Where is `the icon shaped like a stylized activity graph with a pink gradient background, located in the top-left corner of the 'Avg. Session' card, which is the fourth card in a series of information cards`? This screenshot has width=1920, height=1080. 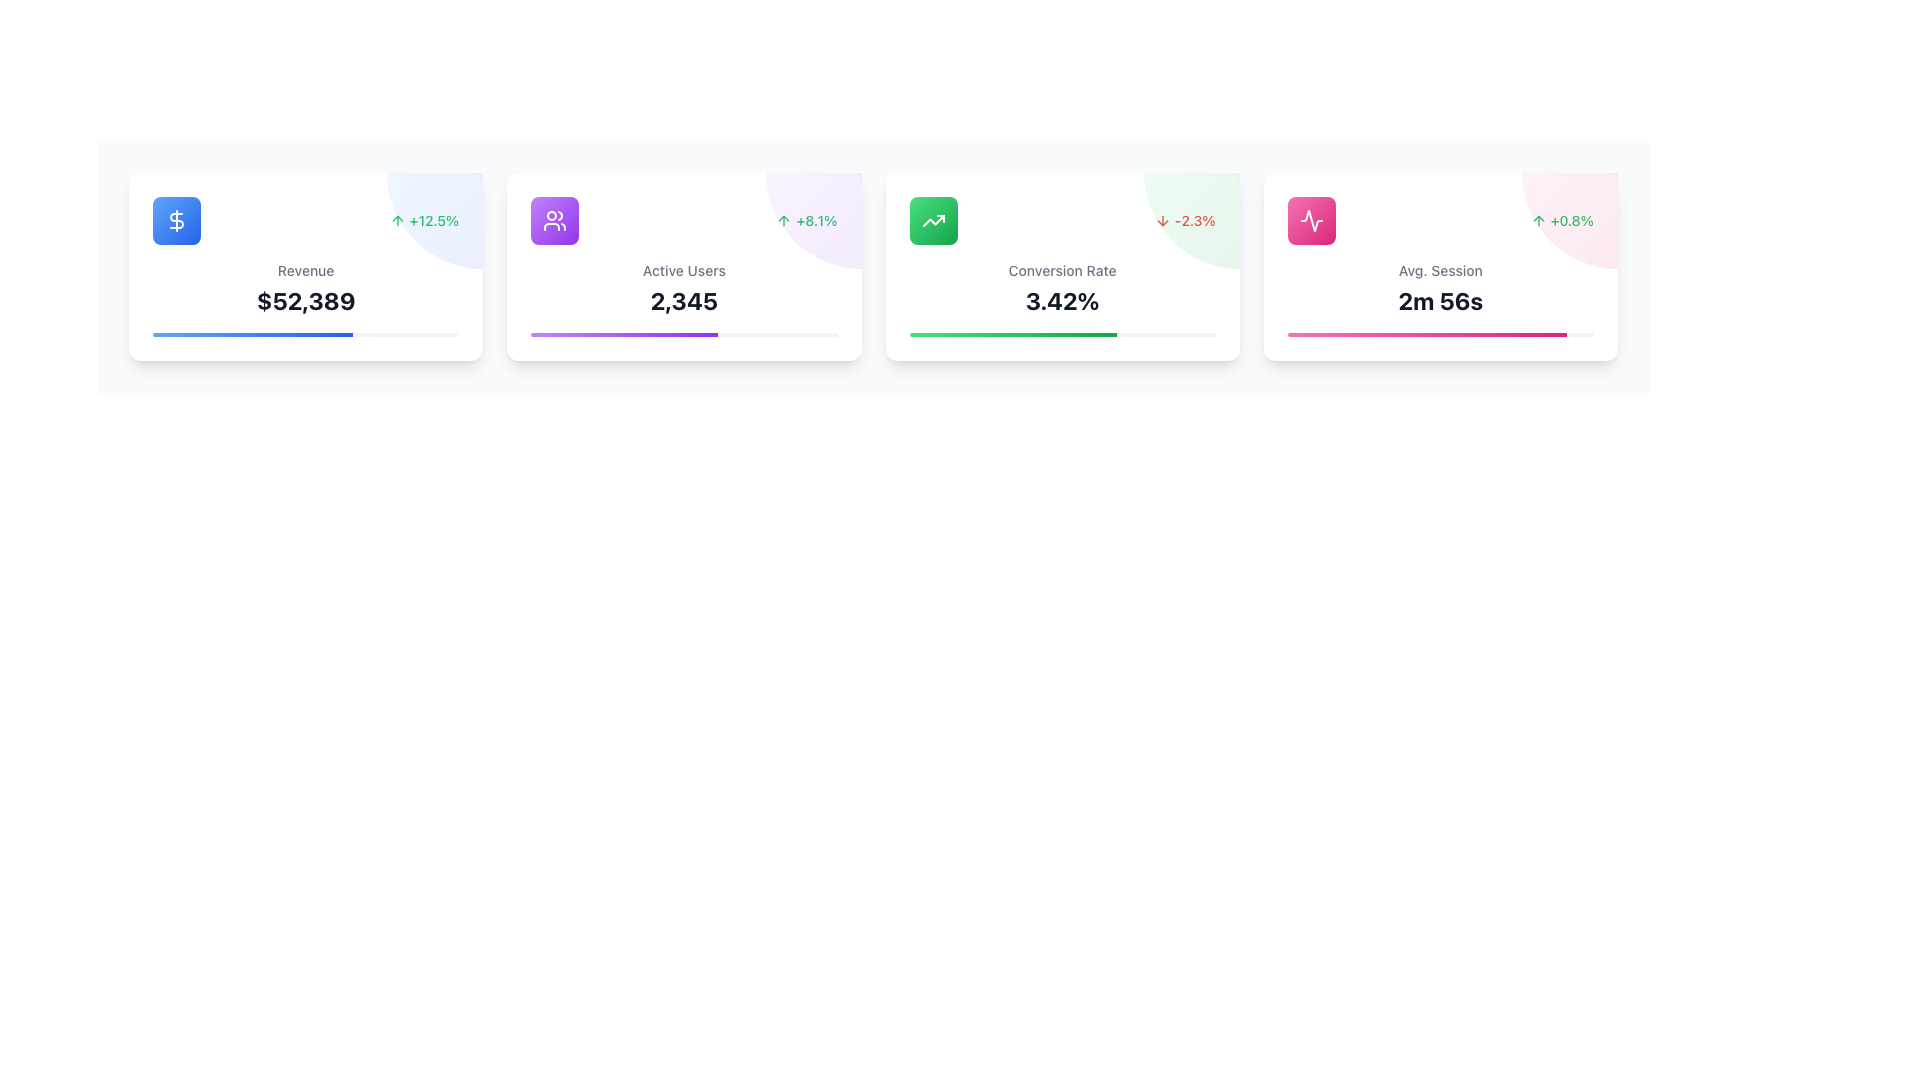 the icon shaped like a stylized activity graph with a pink gradient background, located in the top-left corner of the 'Avg. Session' card, which is the fourth card in a series of information cards is located at coordinates (1311, 220).